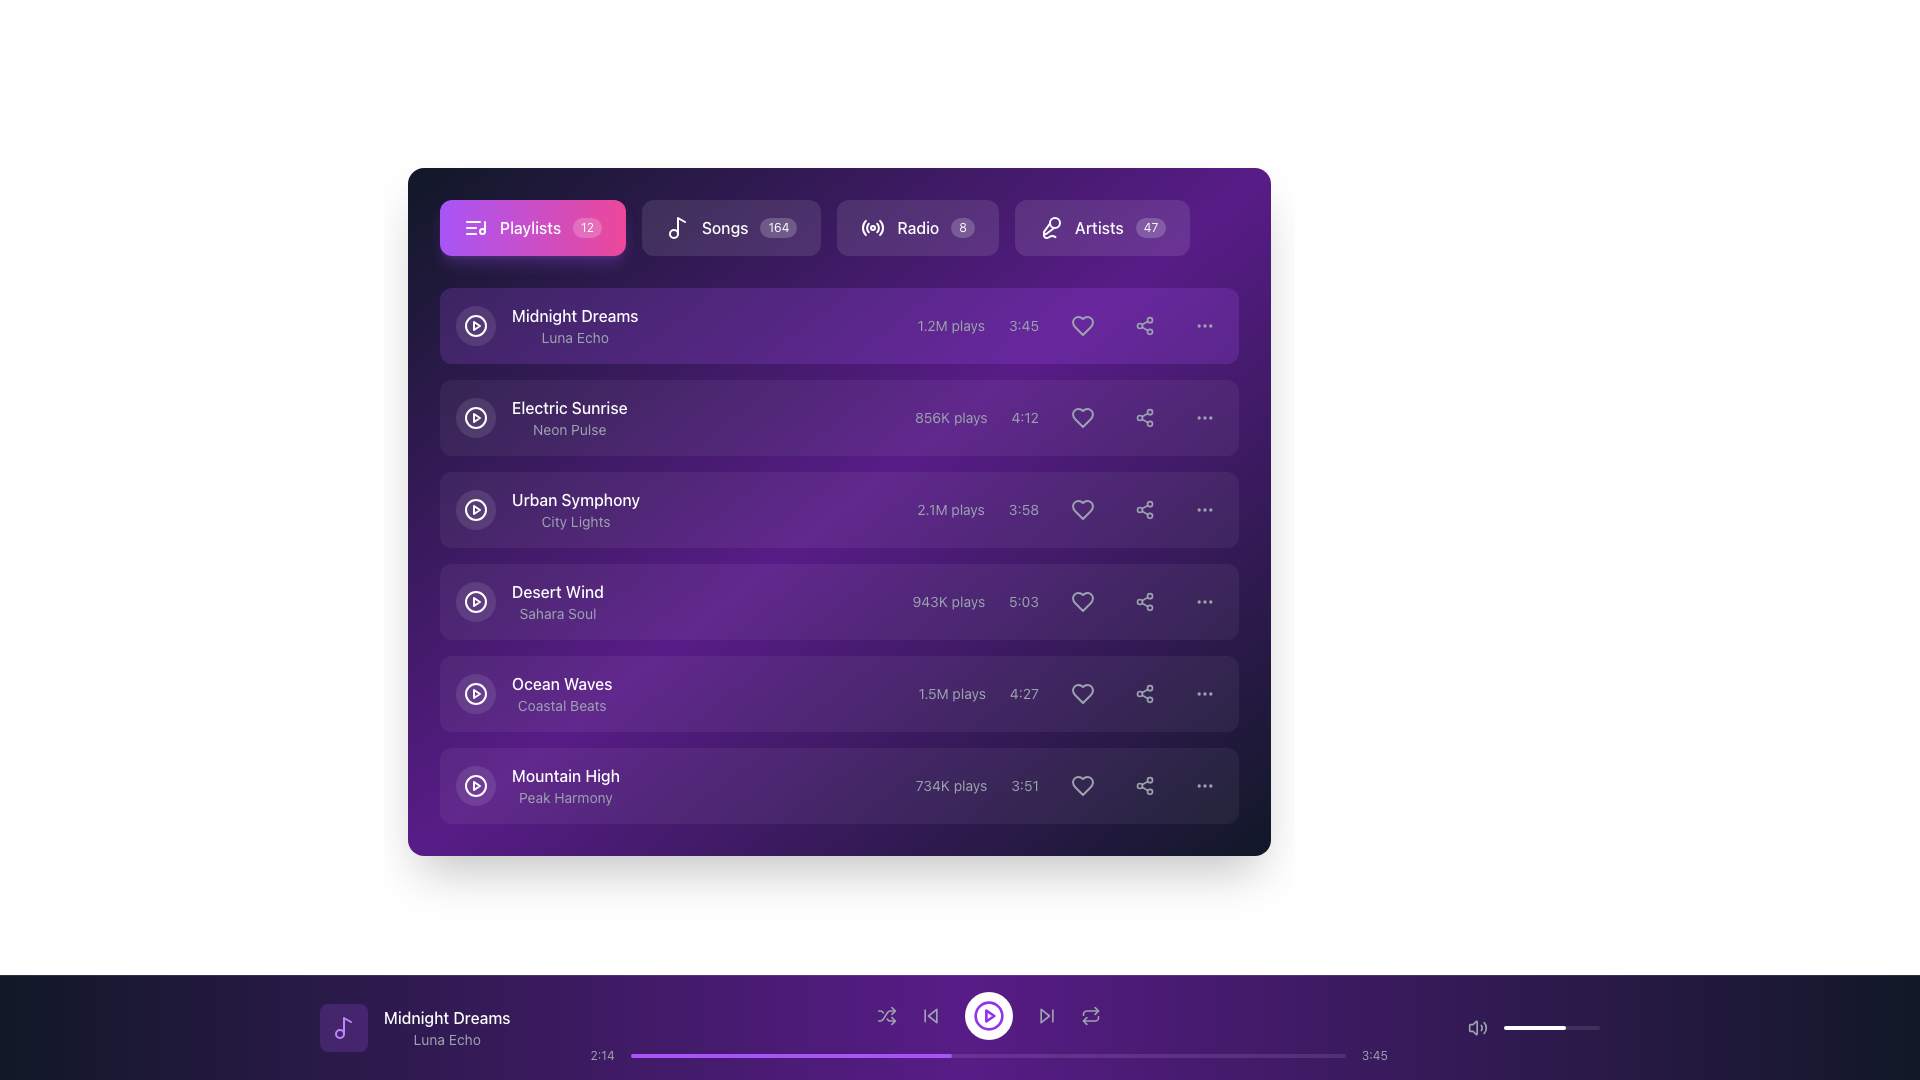 The height and width of the screenshot is (1080, 1920). I want to click on the triangular-shaped forward navigation icon located in the bottom navigation bar to trigger a tooltip or similar reaction, so click(1044, 1015).